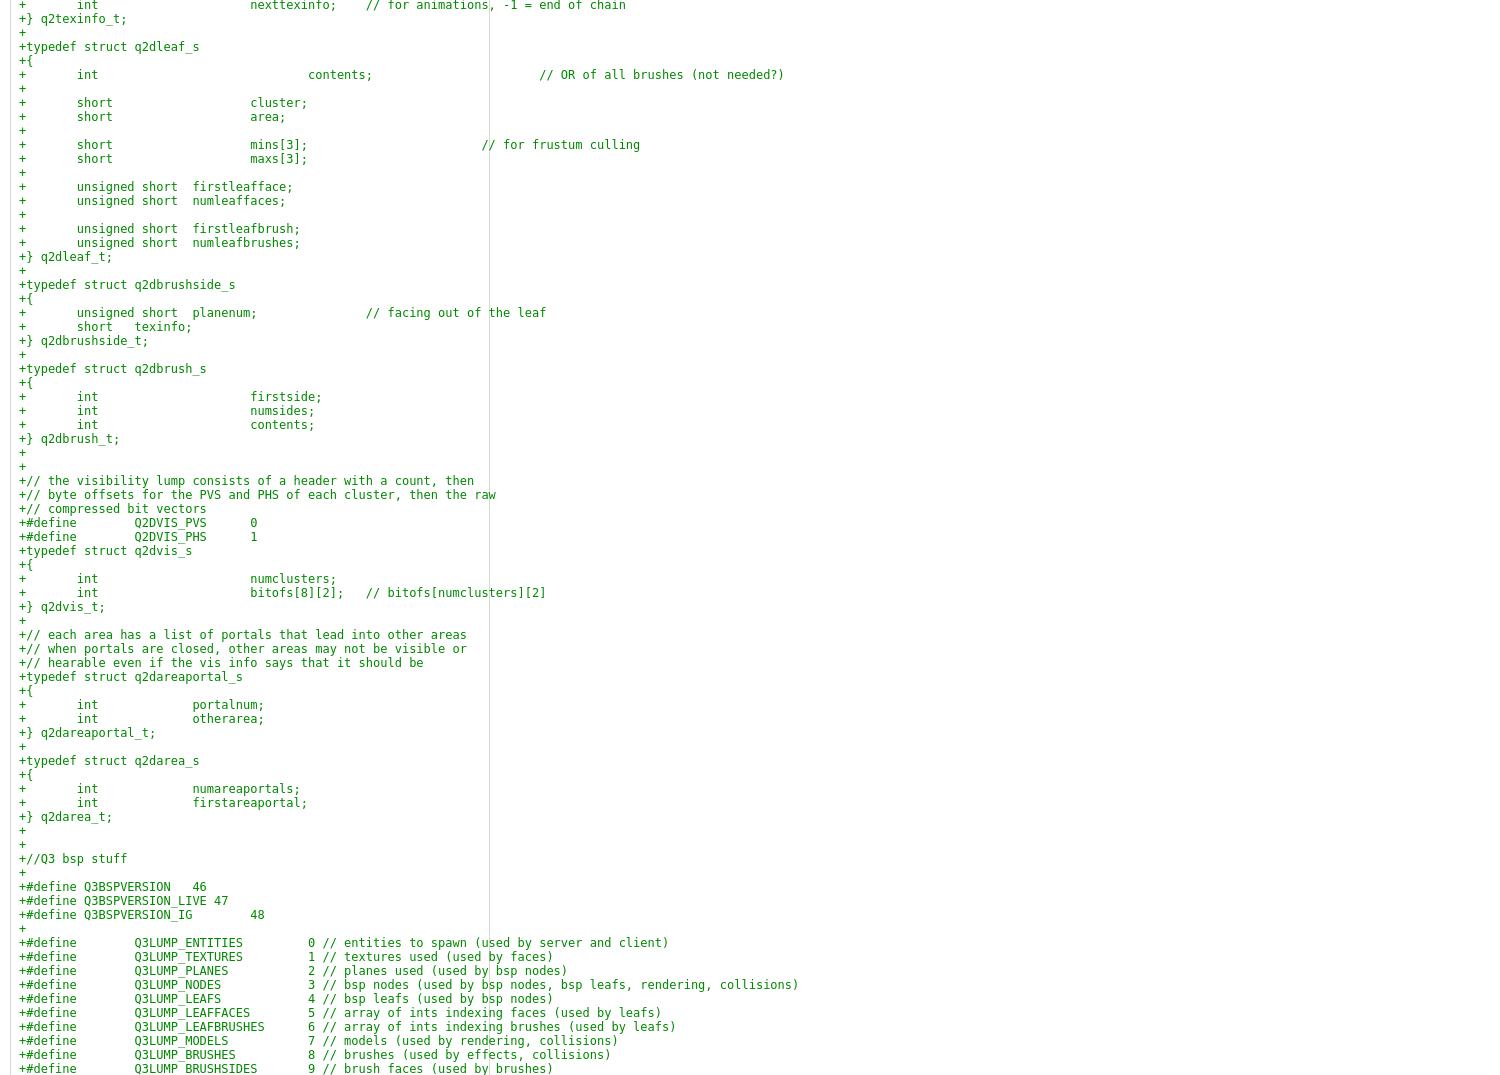 The height and width of the screenshot is (1075, 1500). Describe the element at coordinates (19, 717) in the screenshot. I see `'+       int             otherarea;'` at that location.